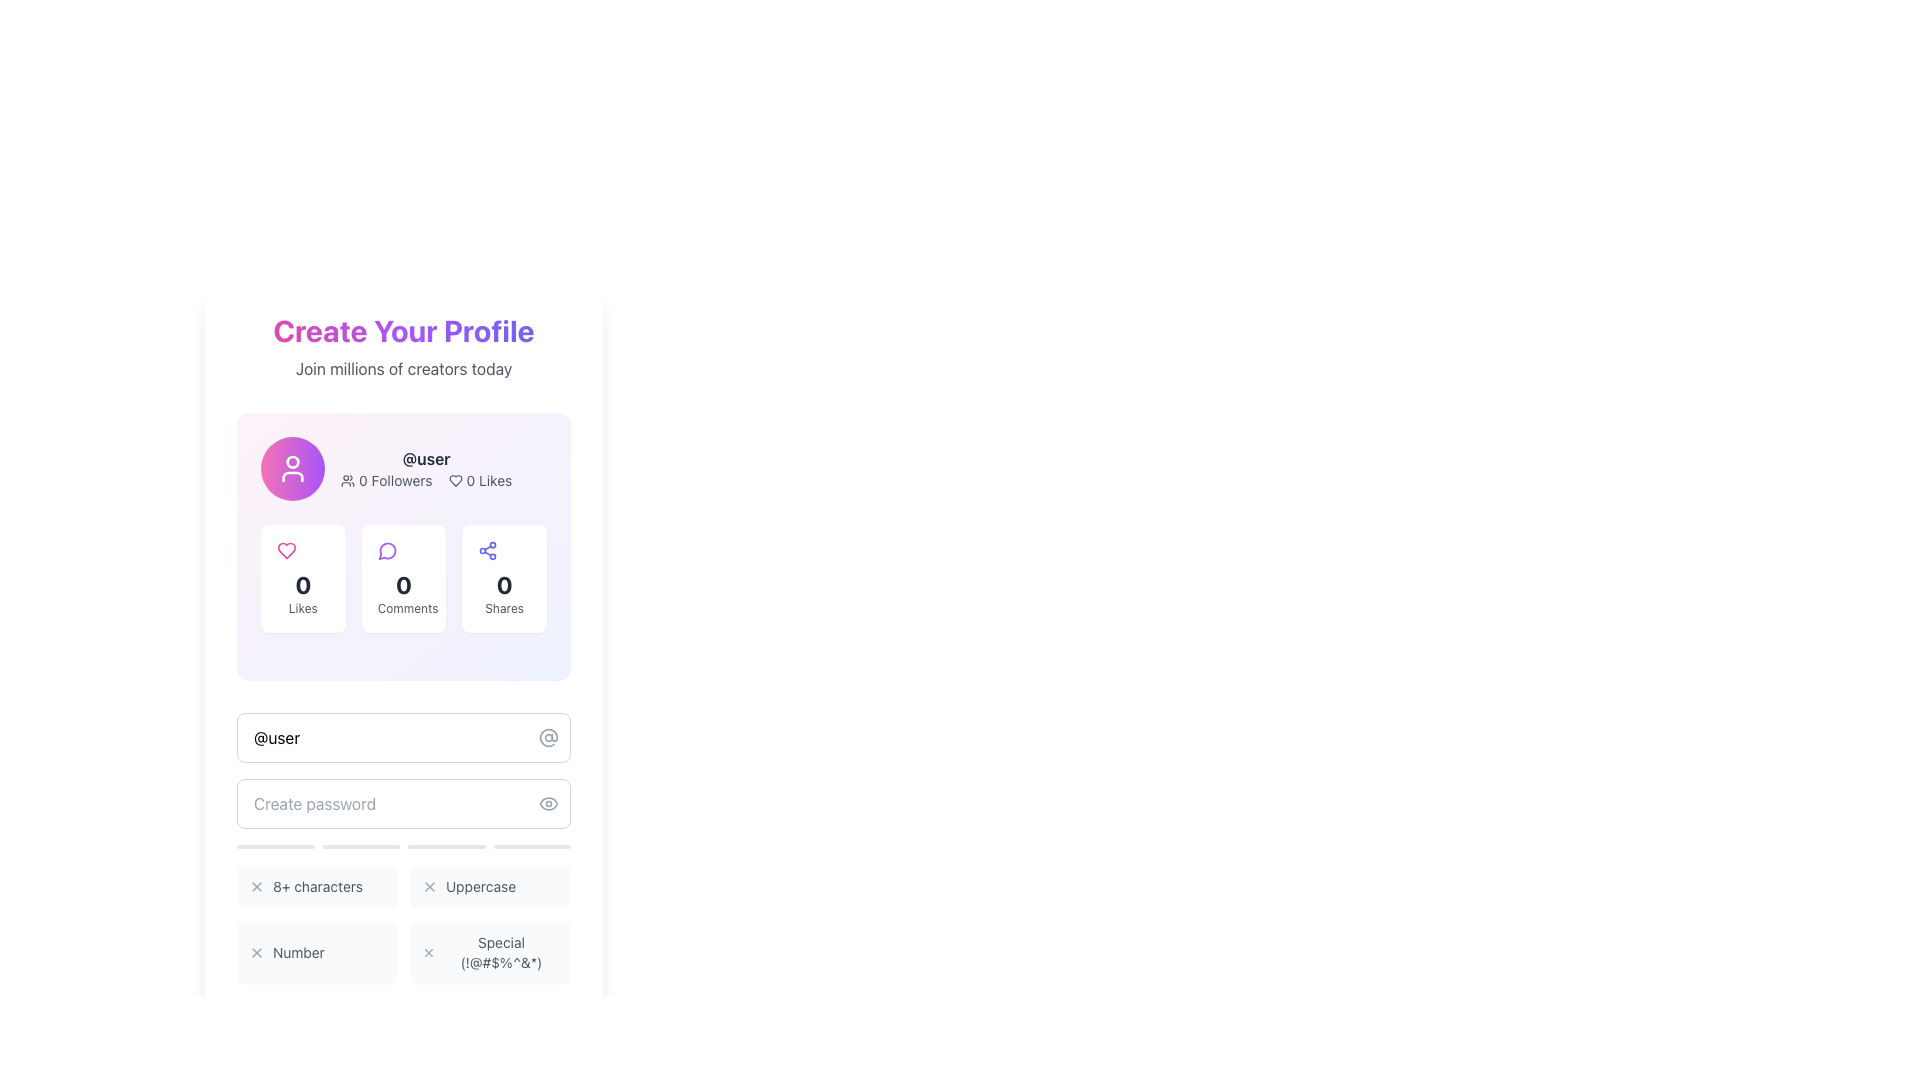 This screenshot has height=1080, width=1920. I want to click on the lower portion of the user avatar icon, represented by a curved line forming a semi-oval shape, which is part of an SVG graphic, so click(291, 477).